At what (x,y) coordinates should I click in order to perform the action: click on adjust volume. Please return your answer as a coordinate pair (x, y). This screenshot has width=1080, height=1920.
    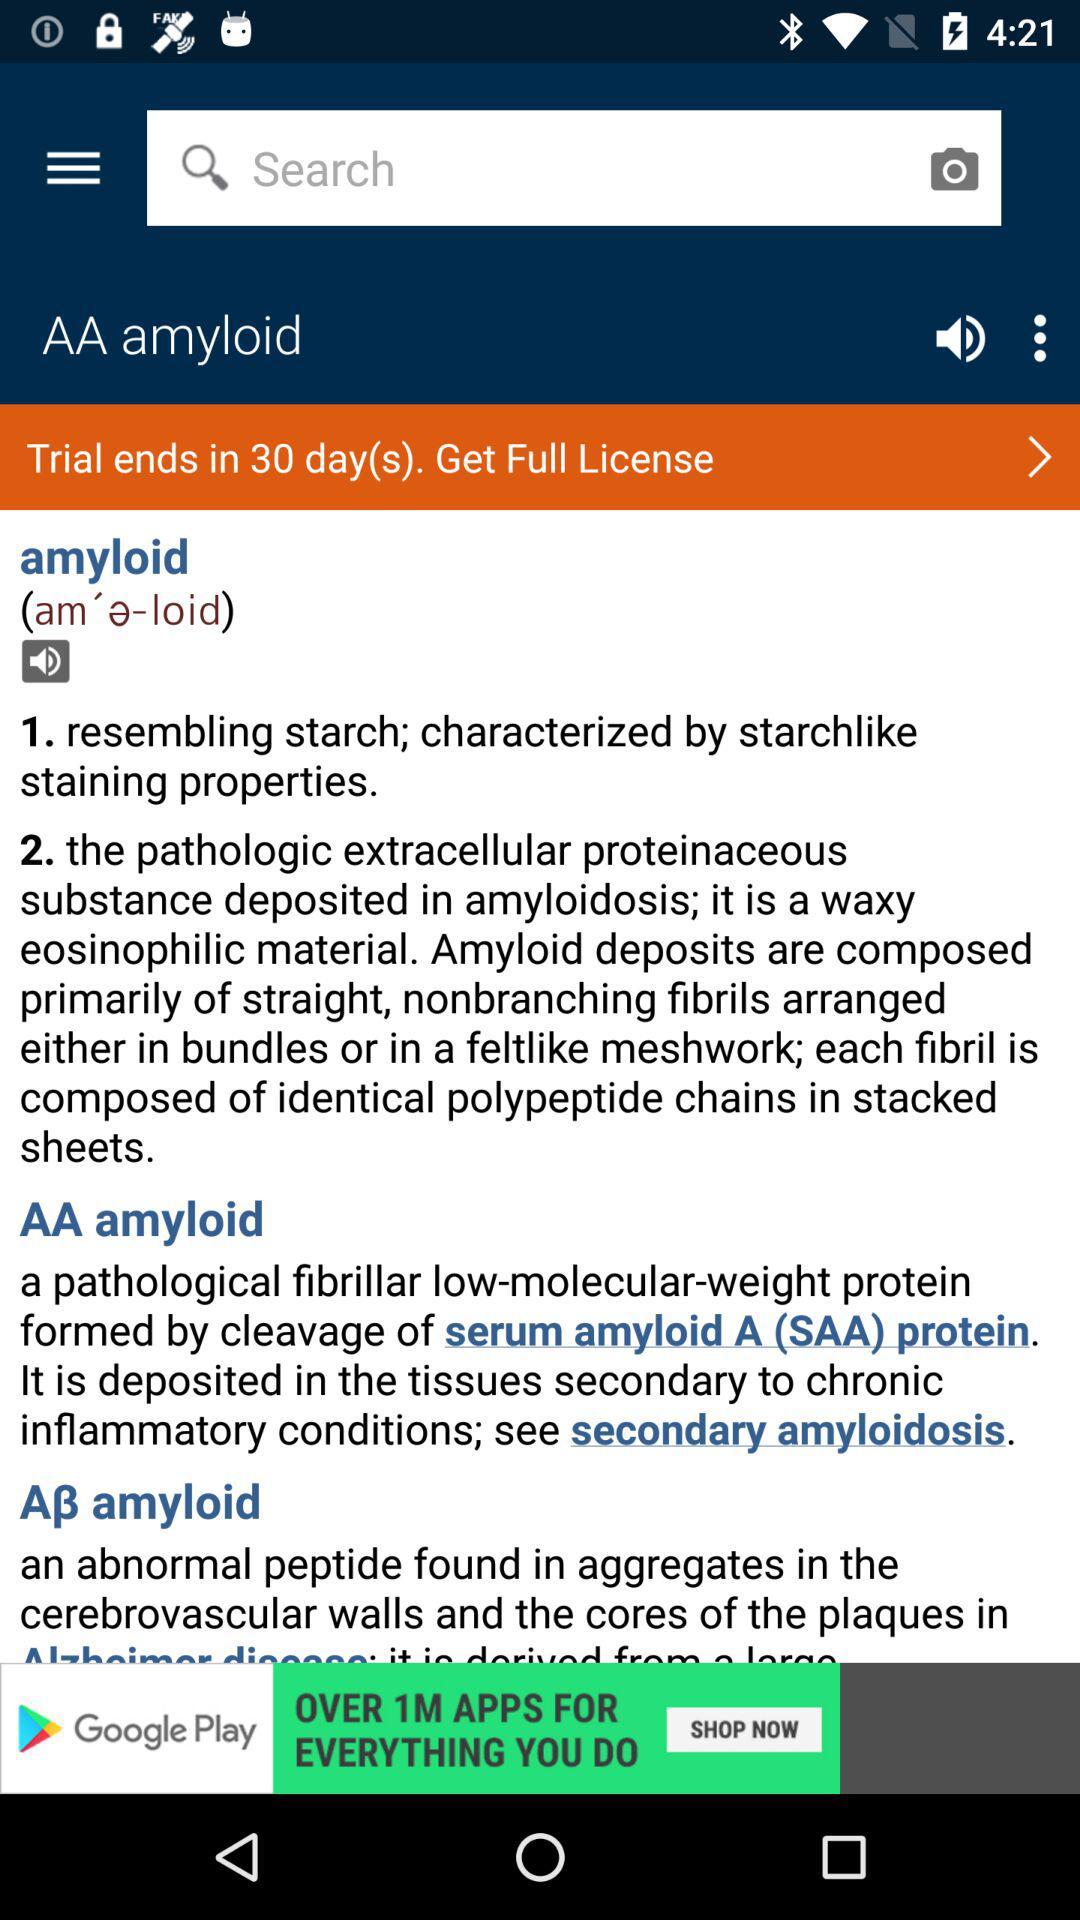
    Looking at the image, I should click on (959, 338).